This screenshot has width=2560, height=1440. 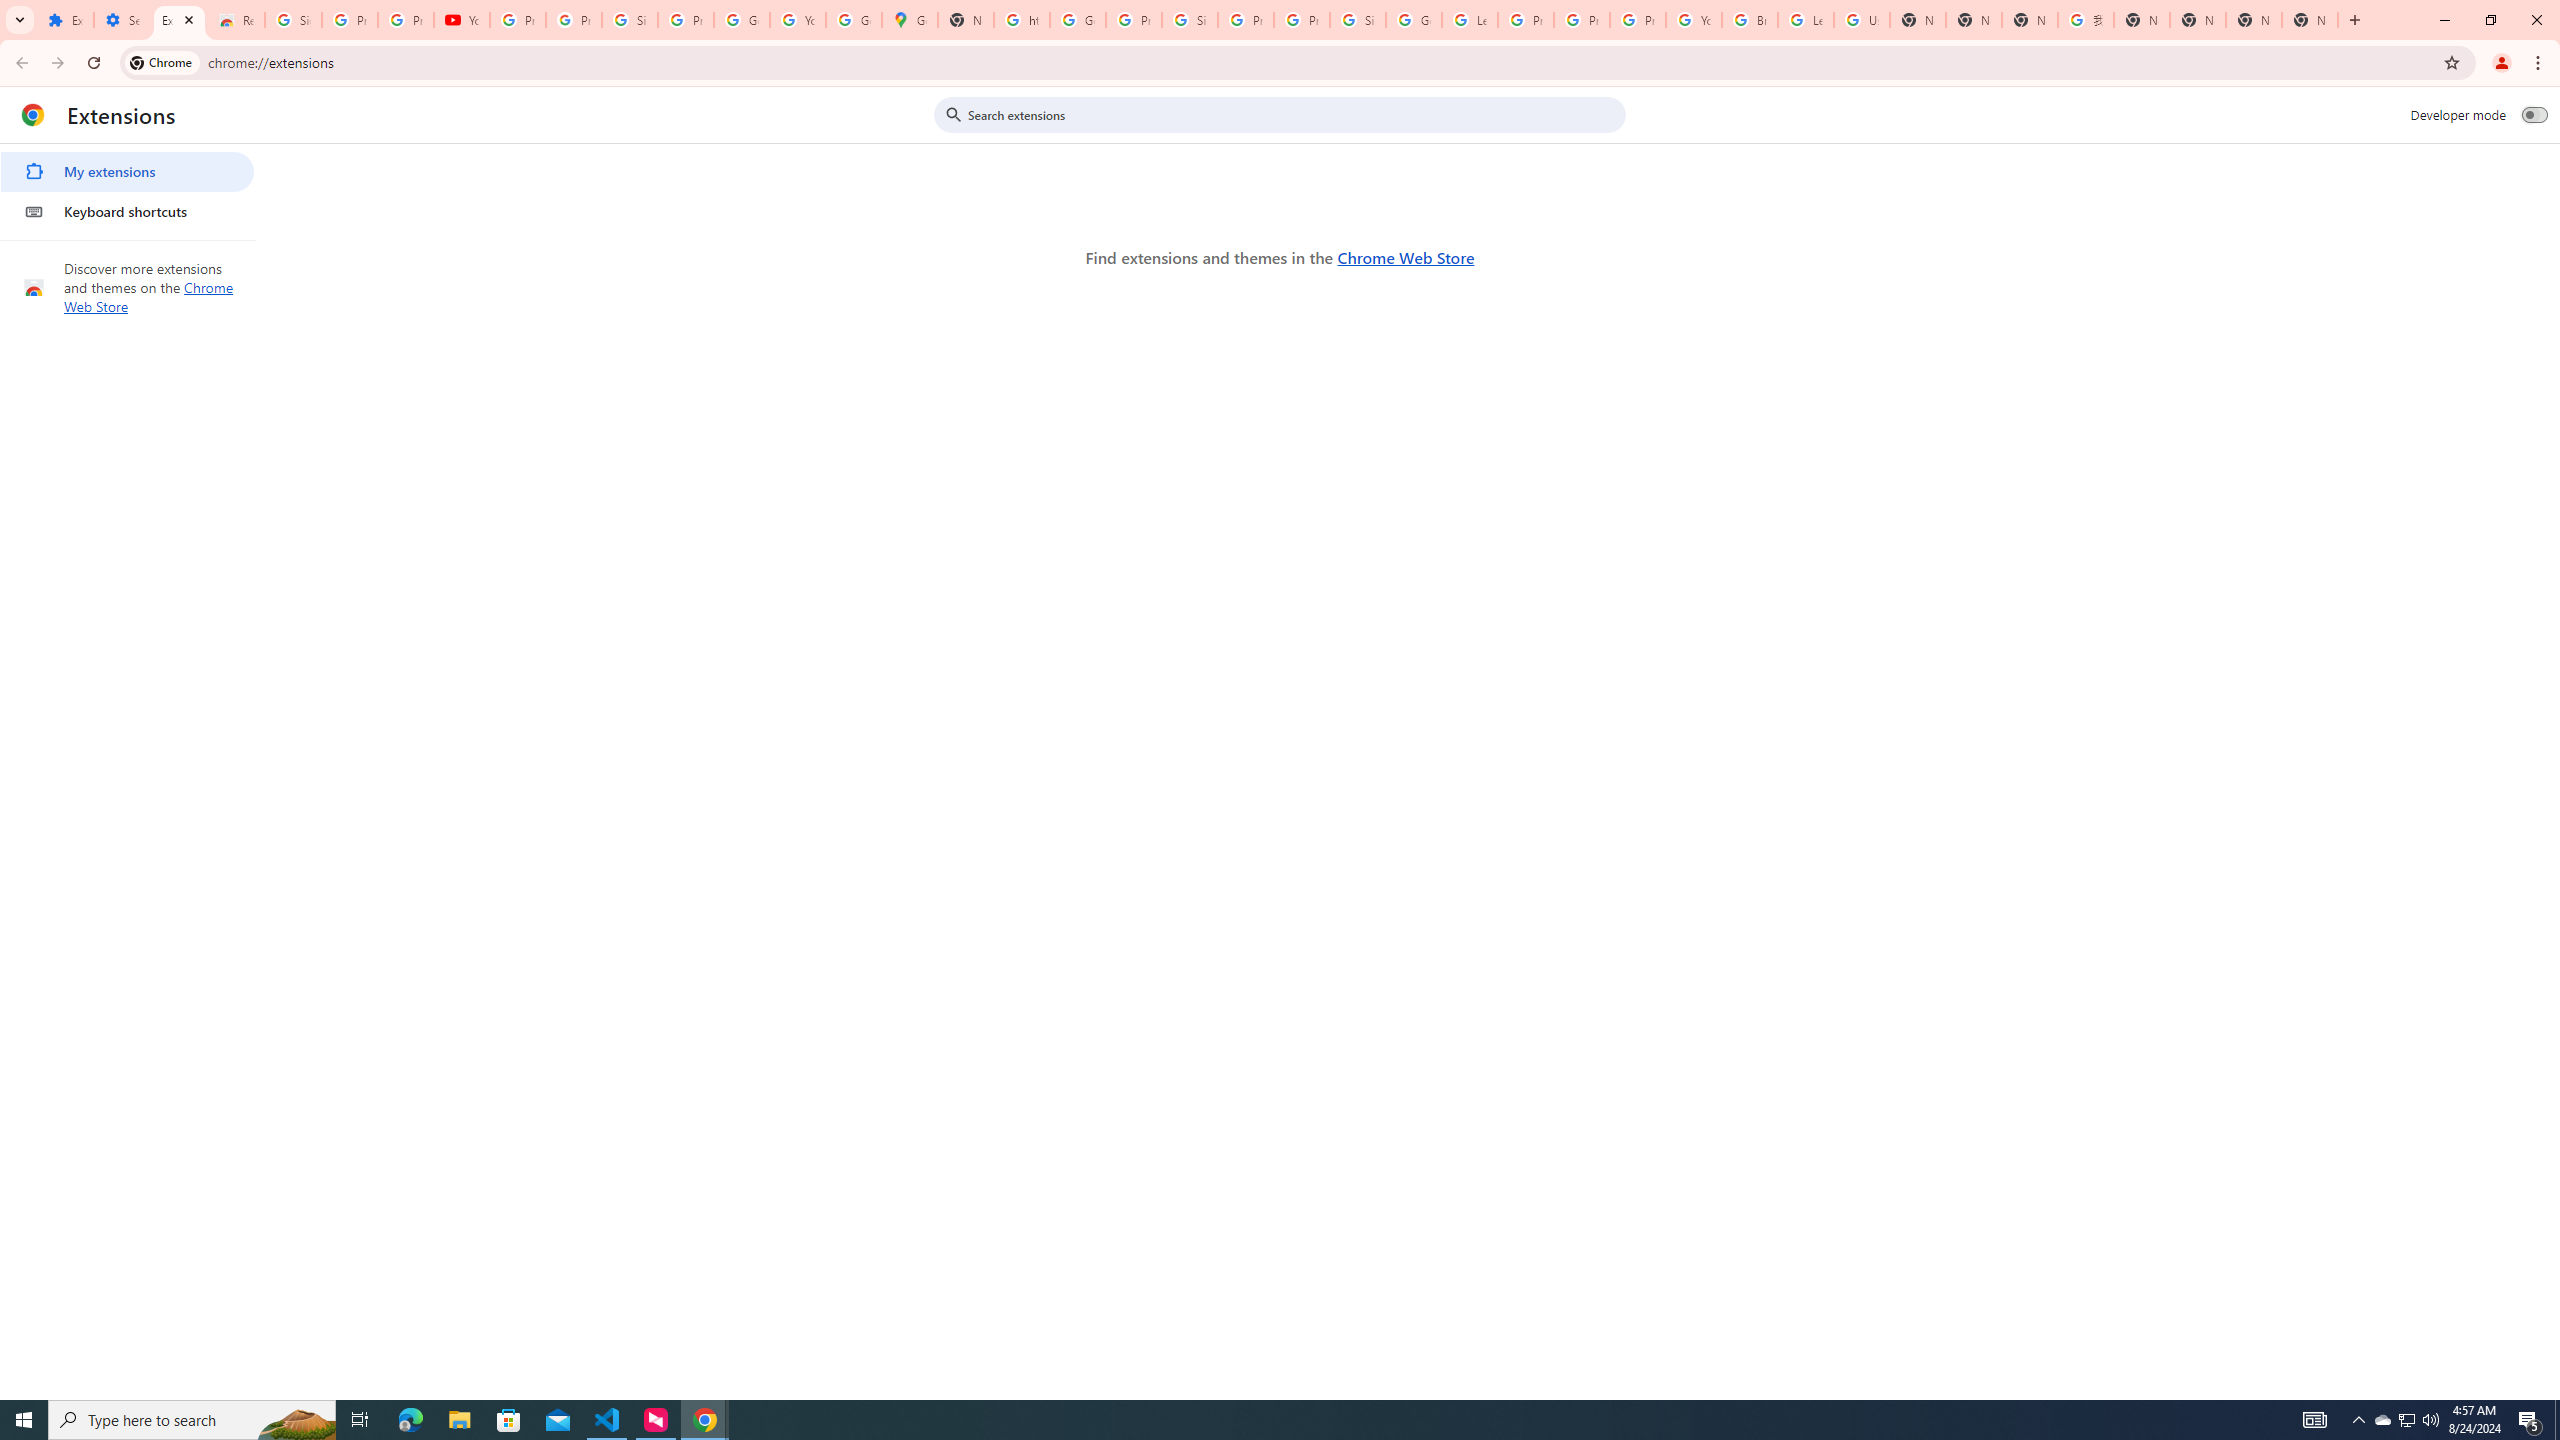 I want to click on 'Privacy Help Center - Policies Help', so click(x=1526, y=19).